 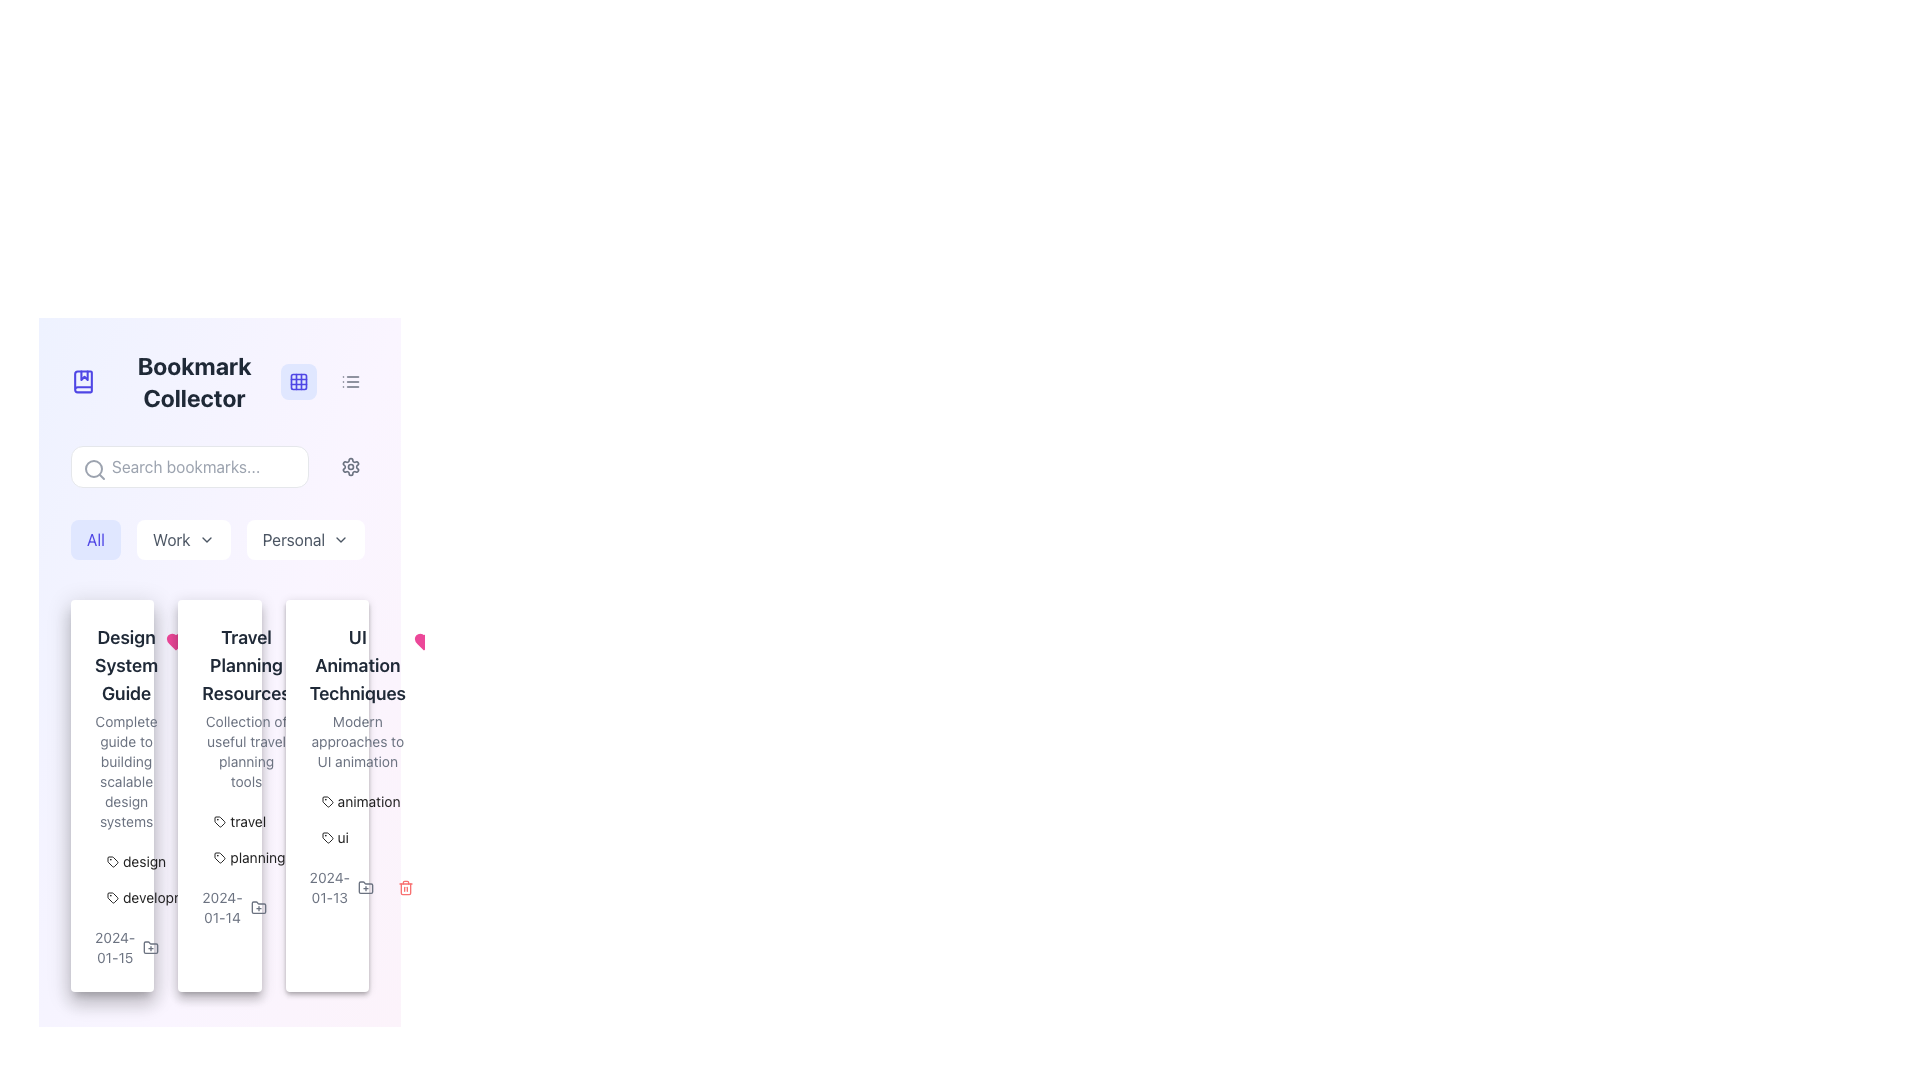 What do you see at coordinates (297, 907) in the screenshot?
I see `the red circular button with a trash icon inside it located at the bottom-right of the 'UI Animation Techniques' card` at bounding box center [297, 907].